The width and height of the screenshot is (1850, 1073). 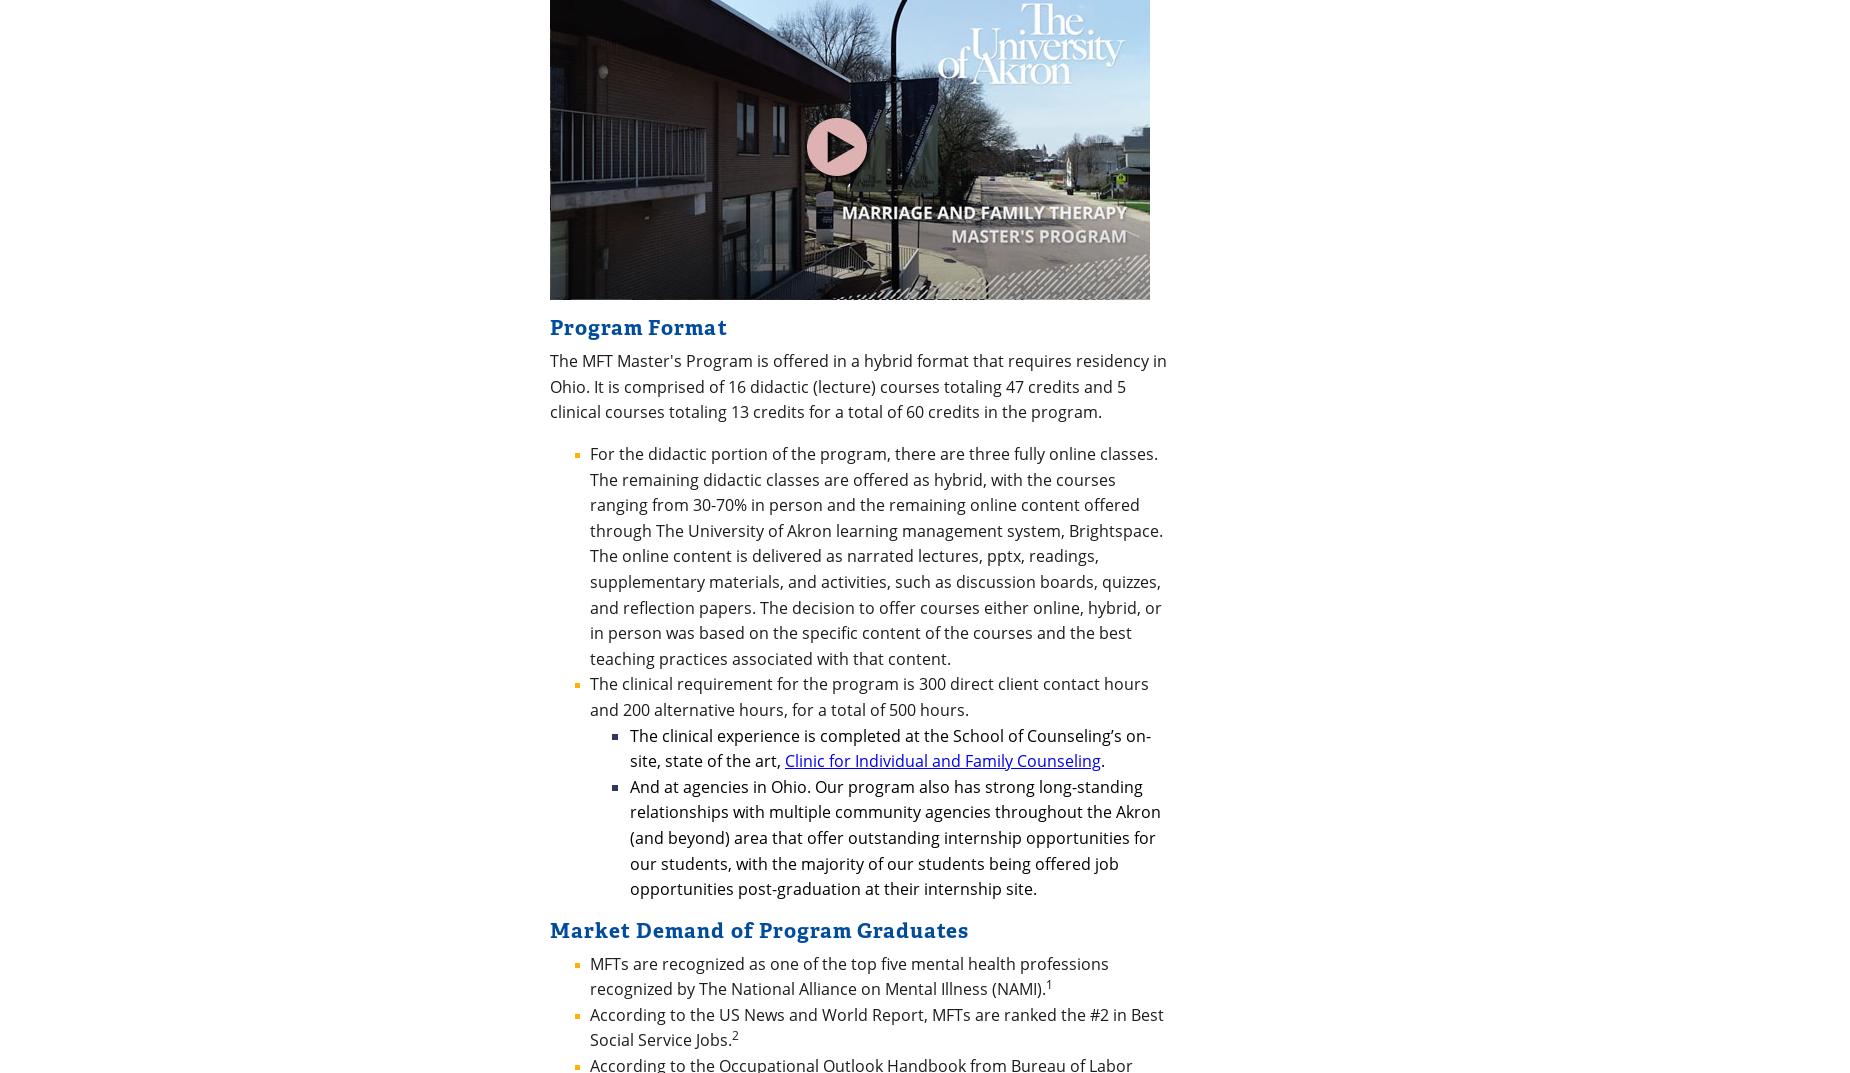 I want to click on 'On Campus:', so click(x=720, y=648).